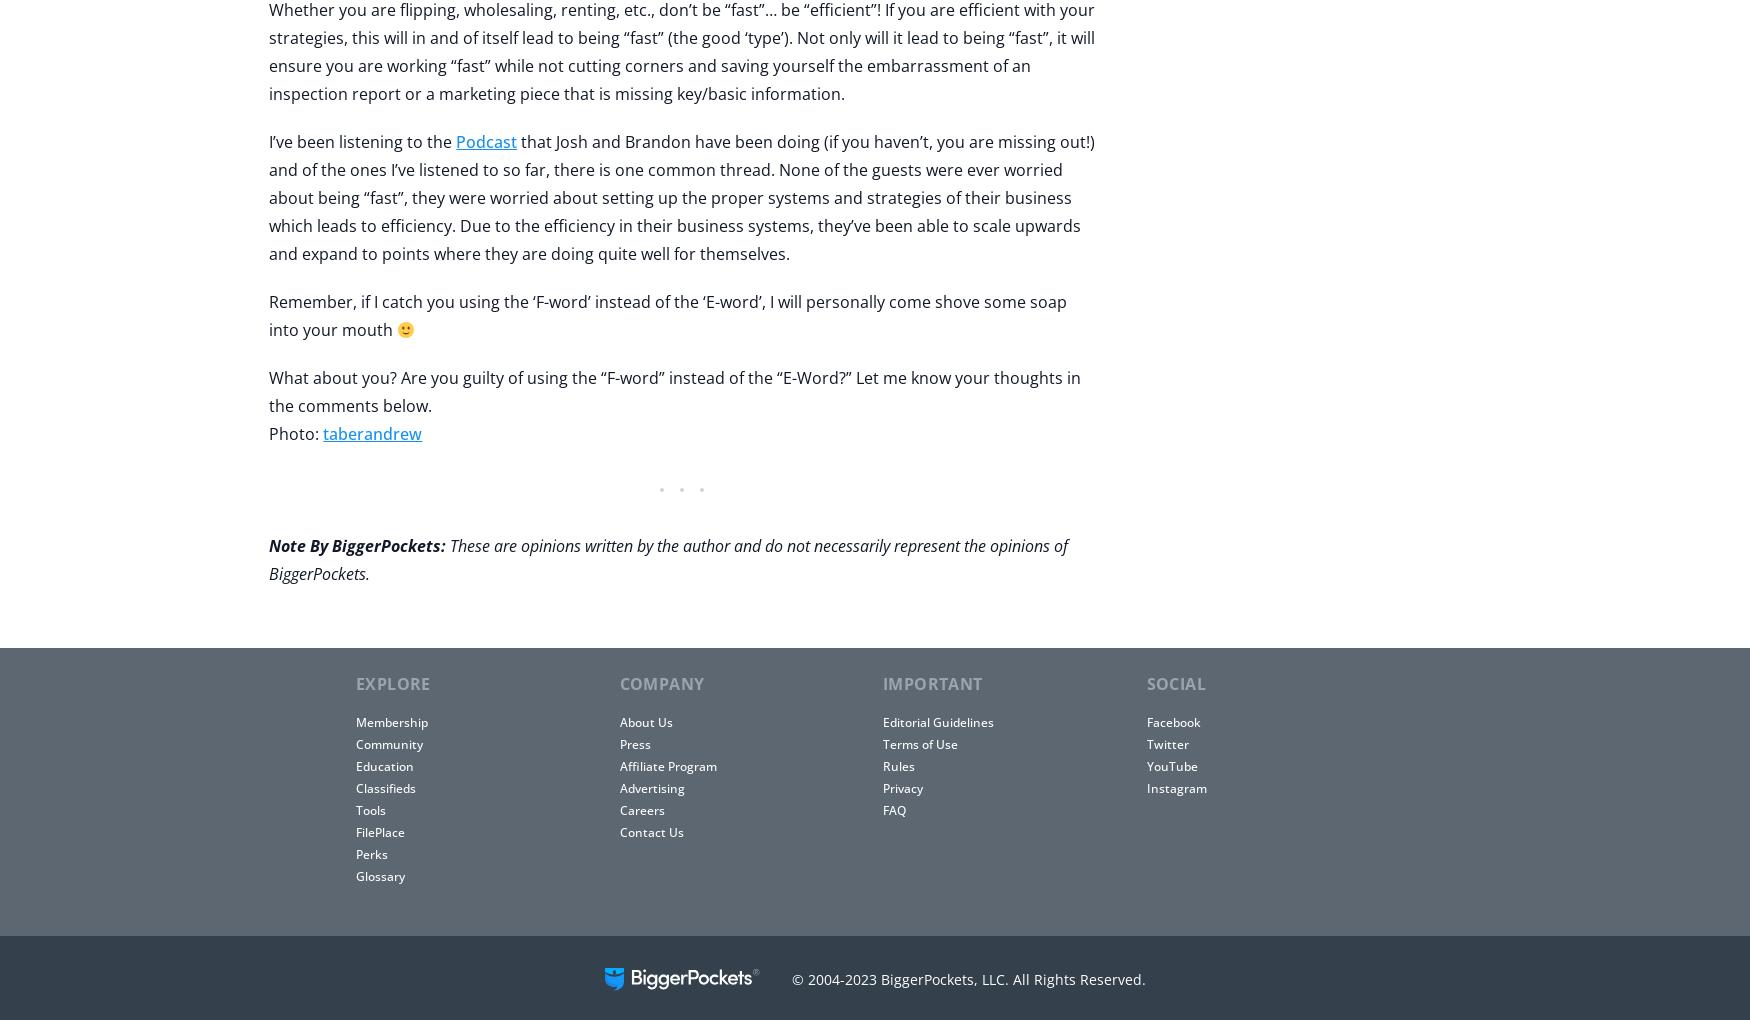 The height and width of the screenshot is (1020, 1750). Describe the element at coordinates (1172, 721) in the screenshot. I see `'Facebook'` at that location.